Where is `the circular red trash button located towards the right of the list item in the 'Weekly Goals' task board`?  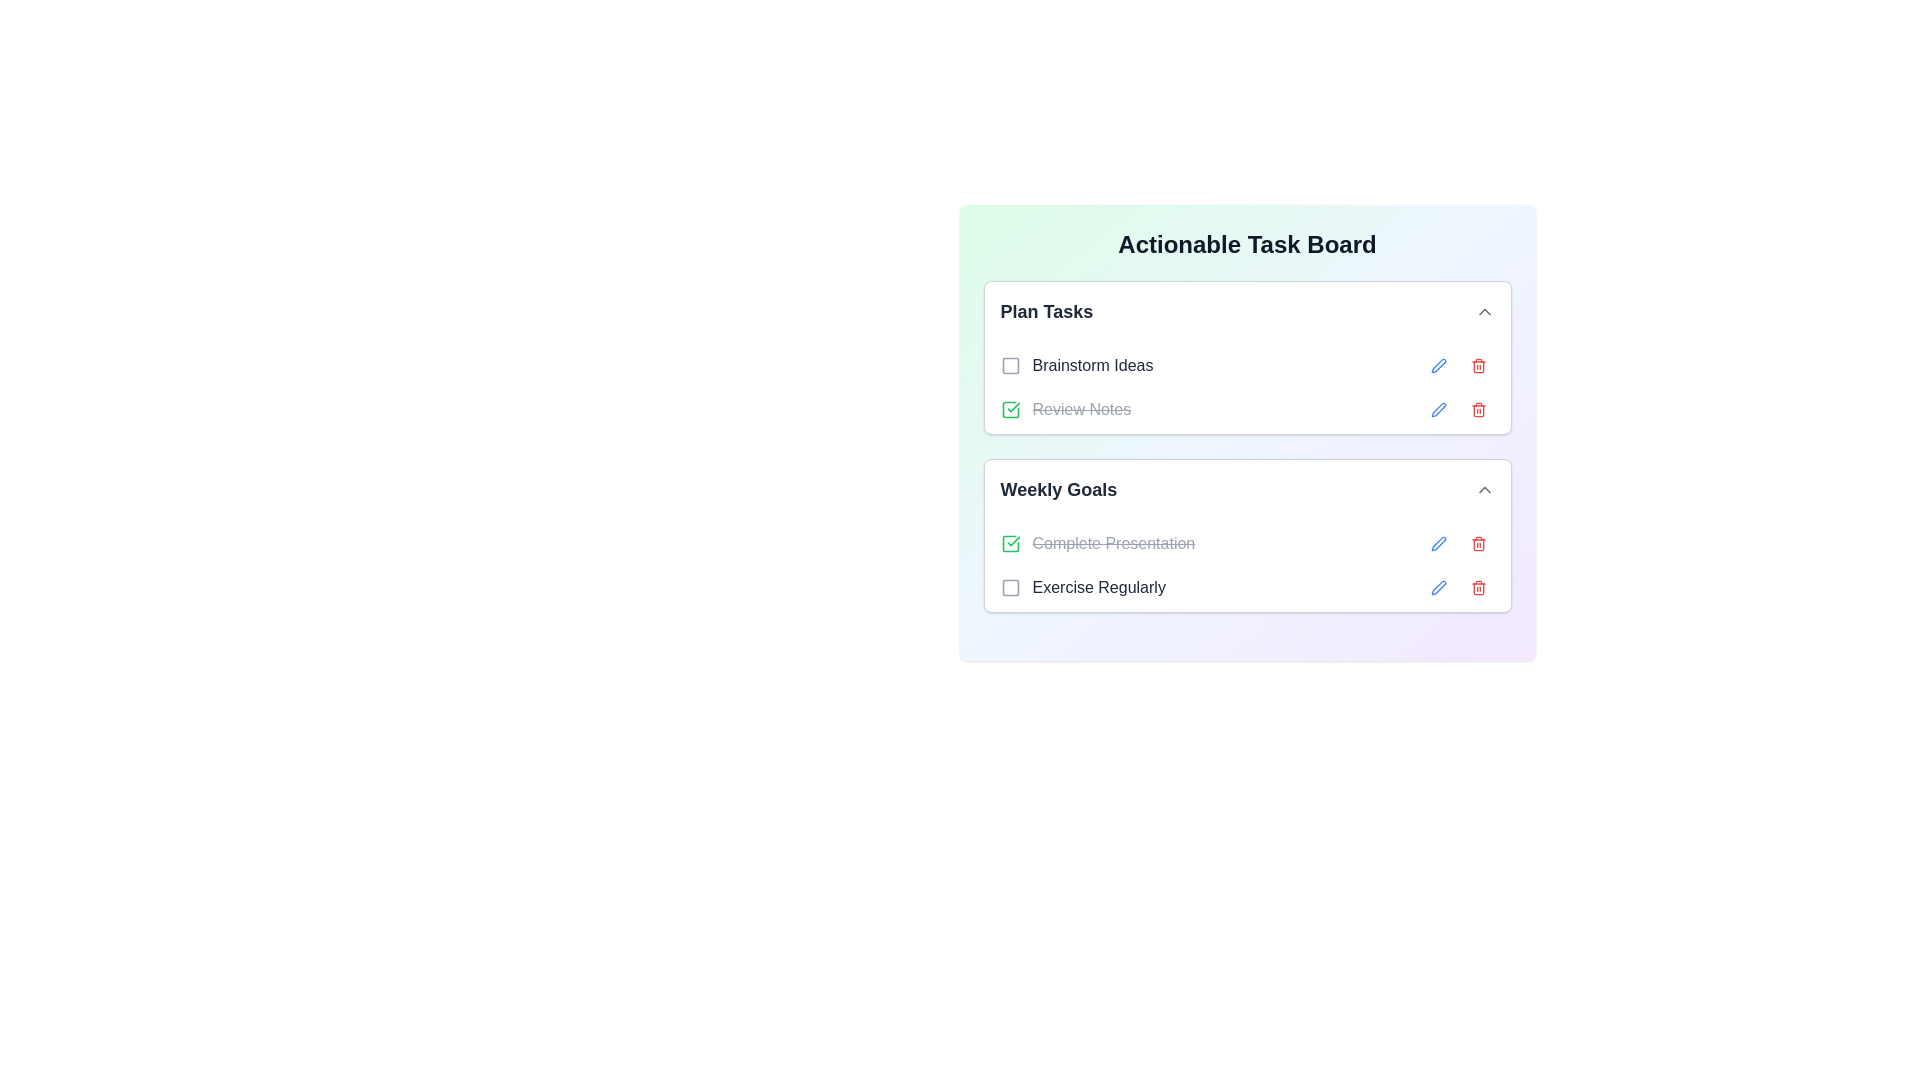
the circular red trash button located towards the right of the list item in the 'Weekly Goals' task board is located at coordinates (1478, 543).